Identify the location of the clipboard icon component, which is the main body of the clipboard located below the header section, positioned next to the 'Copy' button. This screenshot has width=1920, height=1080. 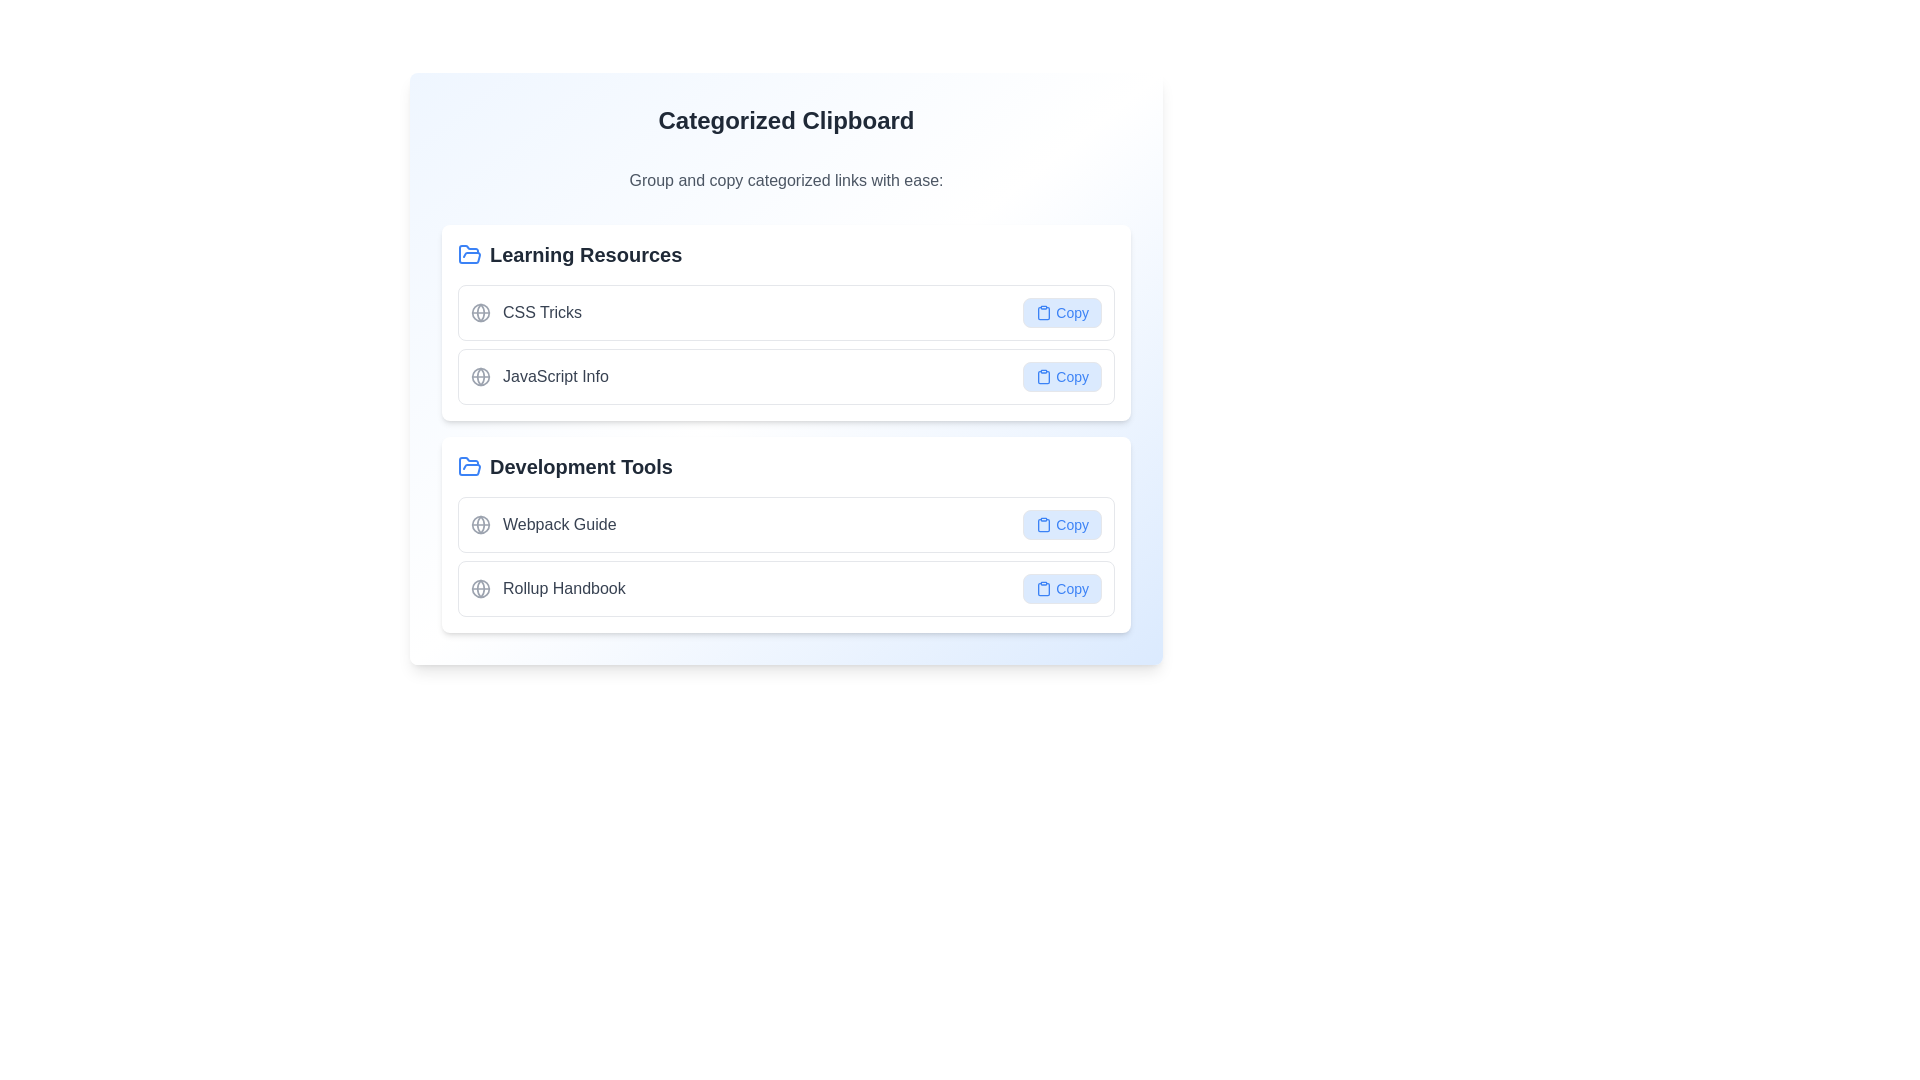
(1043, 588).